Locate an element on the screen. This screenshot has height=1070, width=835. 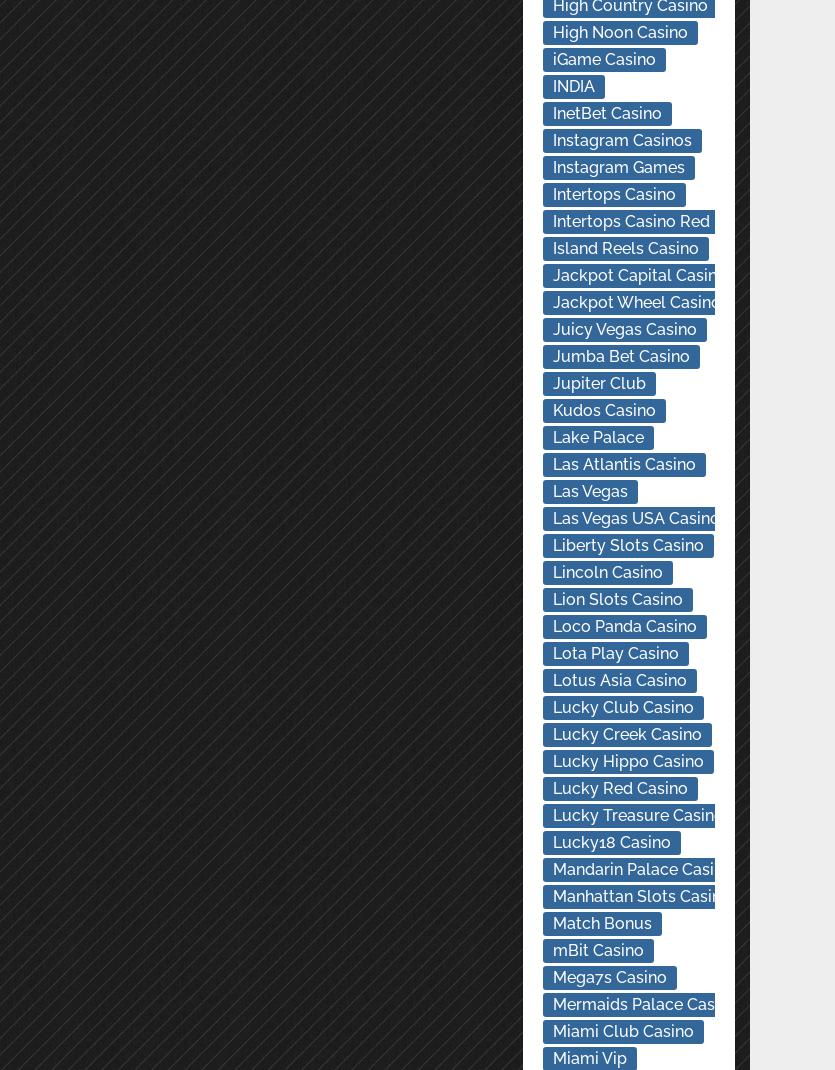
'Liberty Slots Casino' is located at coordinates (626, 544).